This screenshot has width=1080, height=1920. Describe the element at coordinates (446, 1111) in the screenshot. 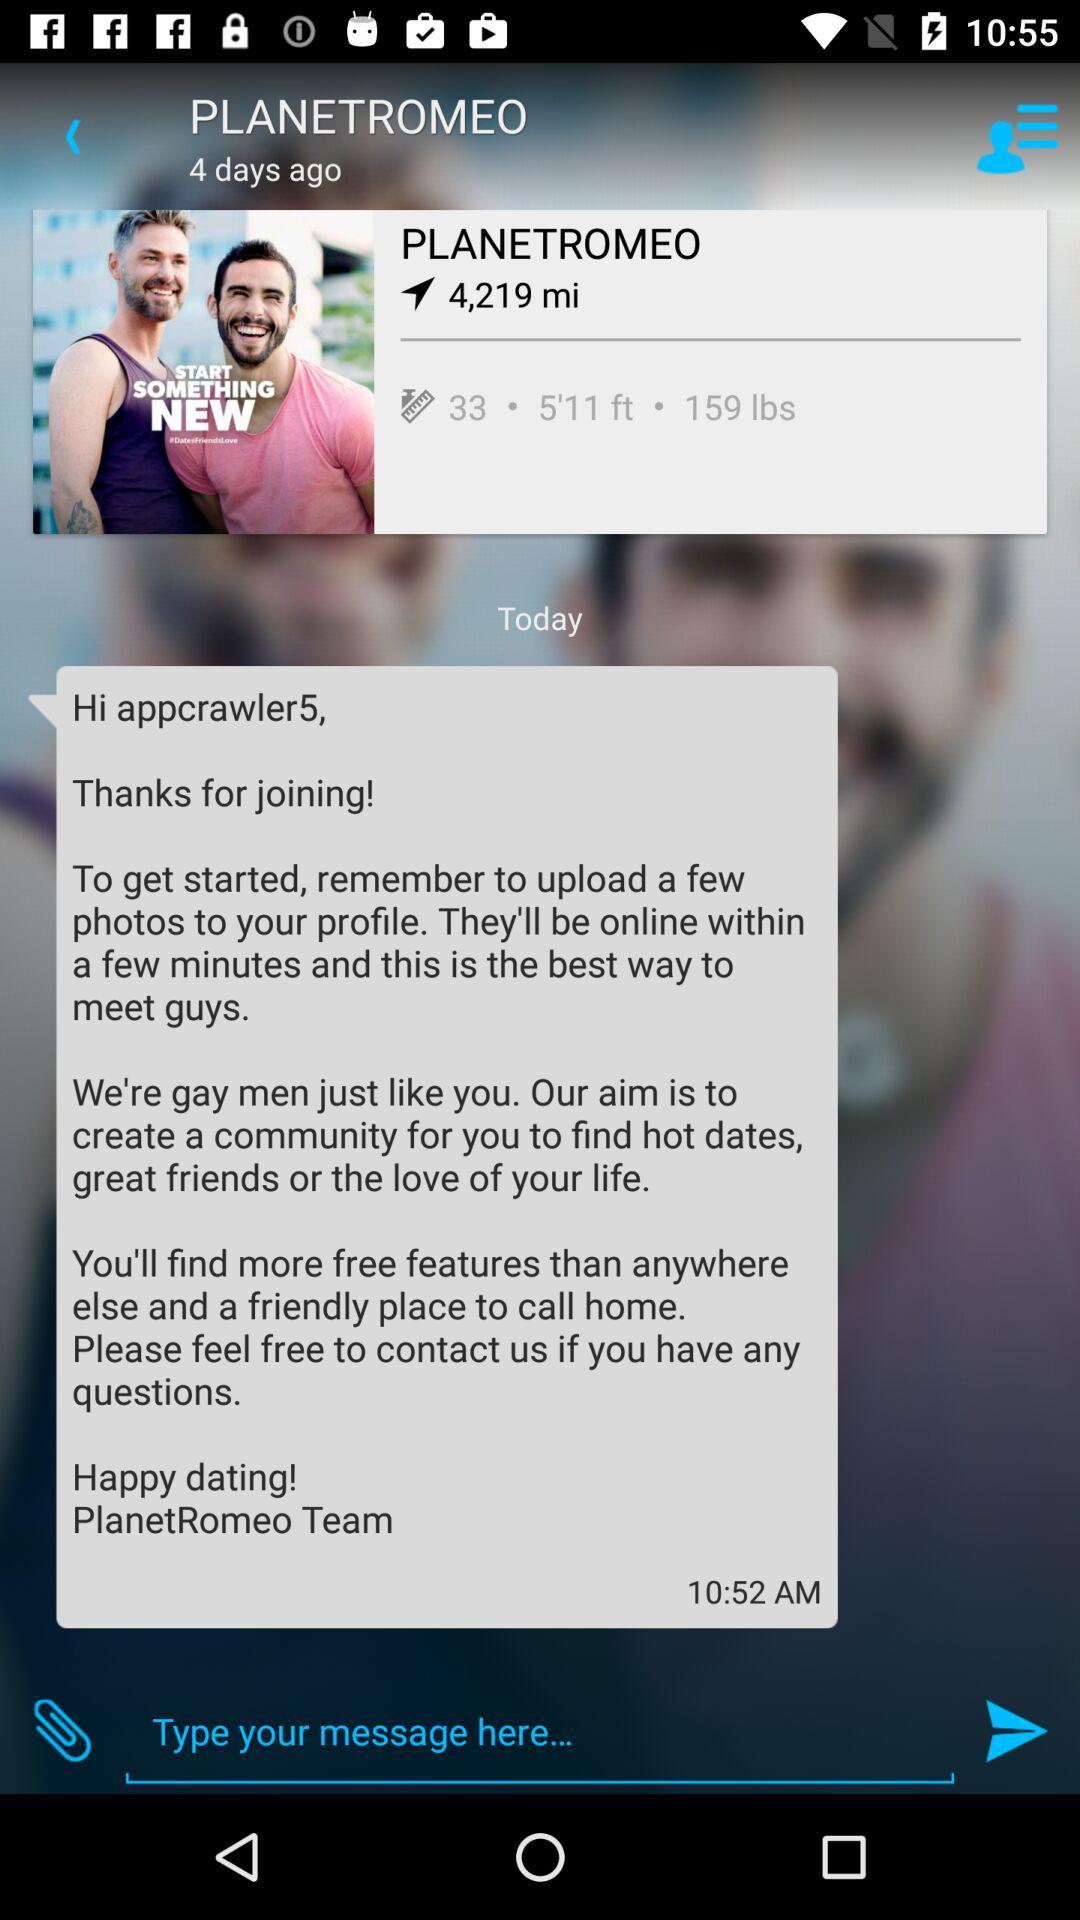

I see `icon above the 10:52 am` at that location.